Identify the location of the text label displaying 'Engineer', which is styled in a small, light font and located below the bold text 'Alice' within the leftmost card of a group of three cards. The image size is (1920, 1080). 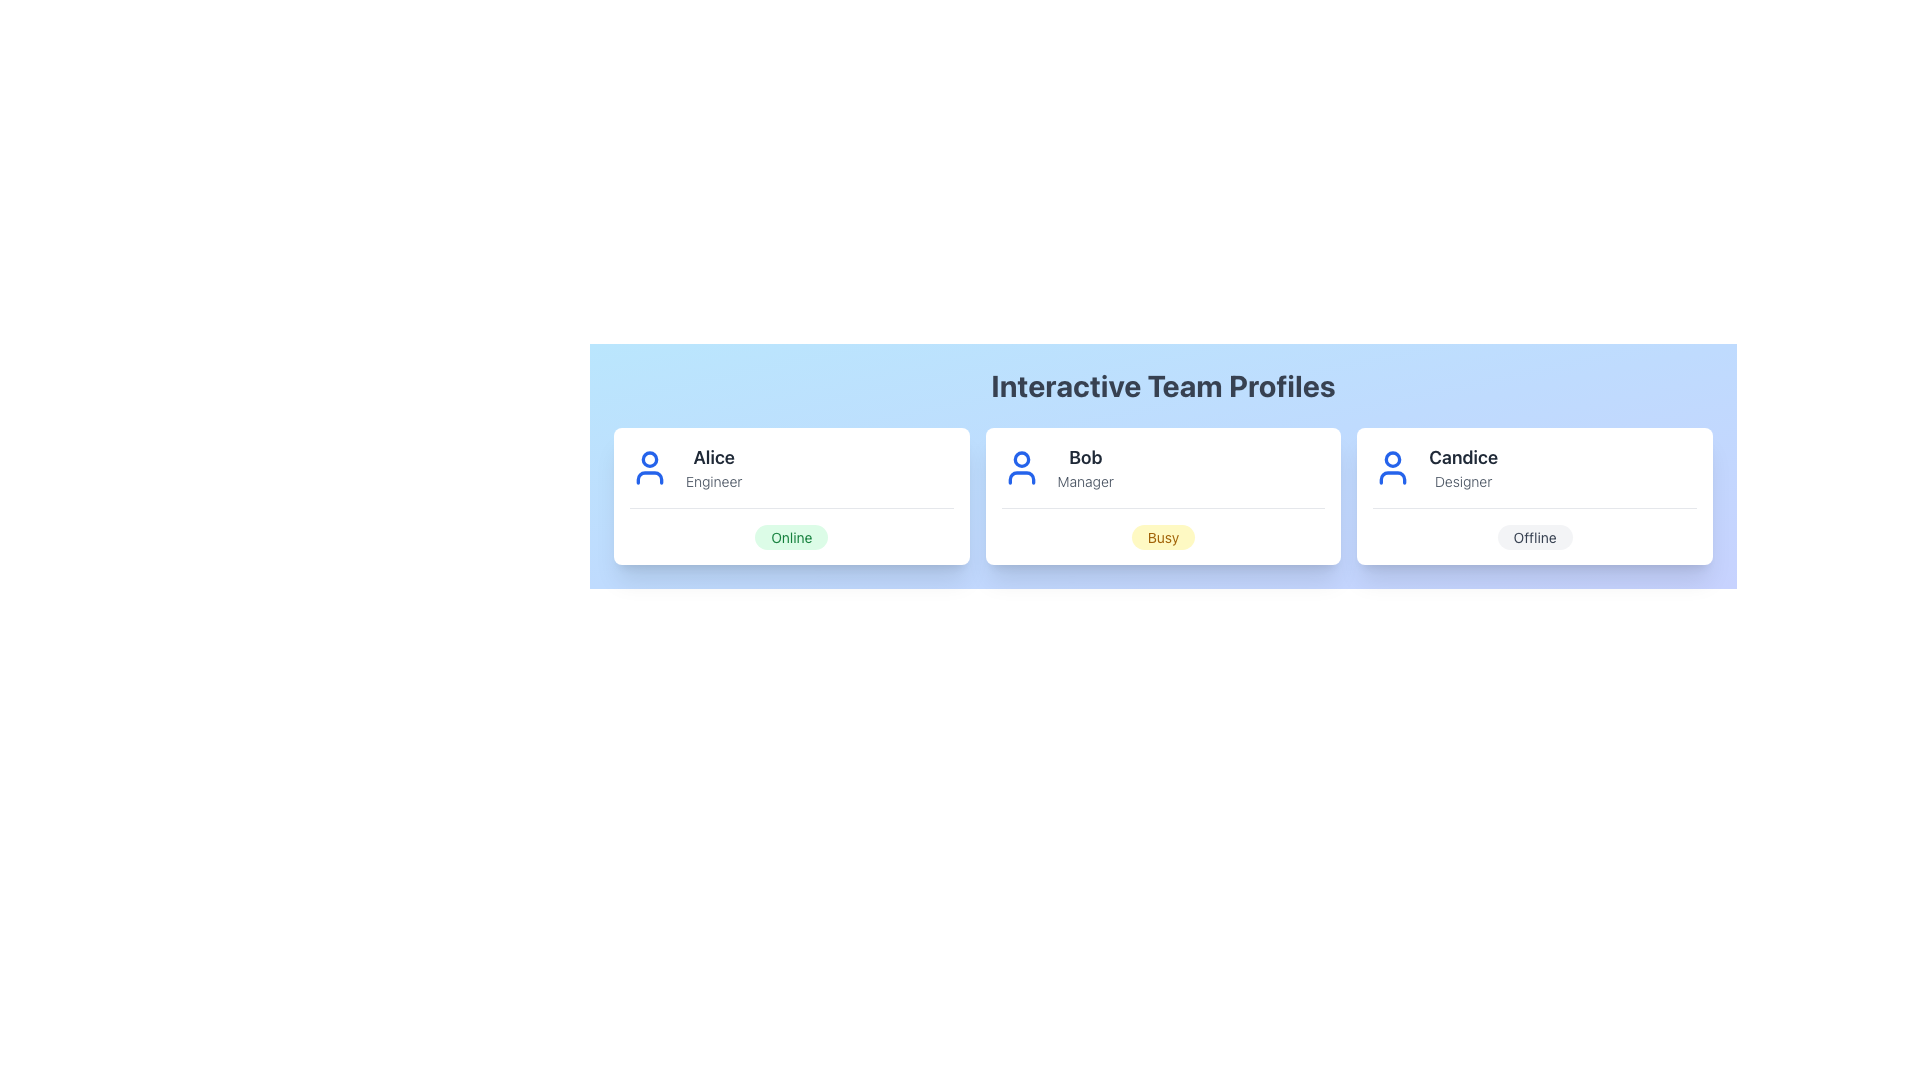
(714, 482).